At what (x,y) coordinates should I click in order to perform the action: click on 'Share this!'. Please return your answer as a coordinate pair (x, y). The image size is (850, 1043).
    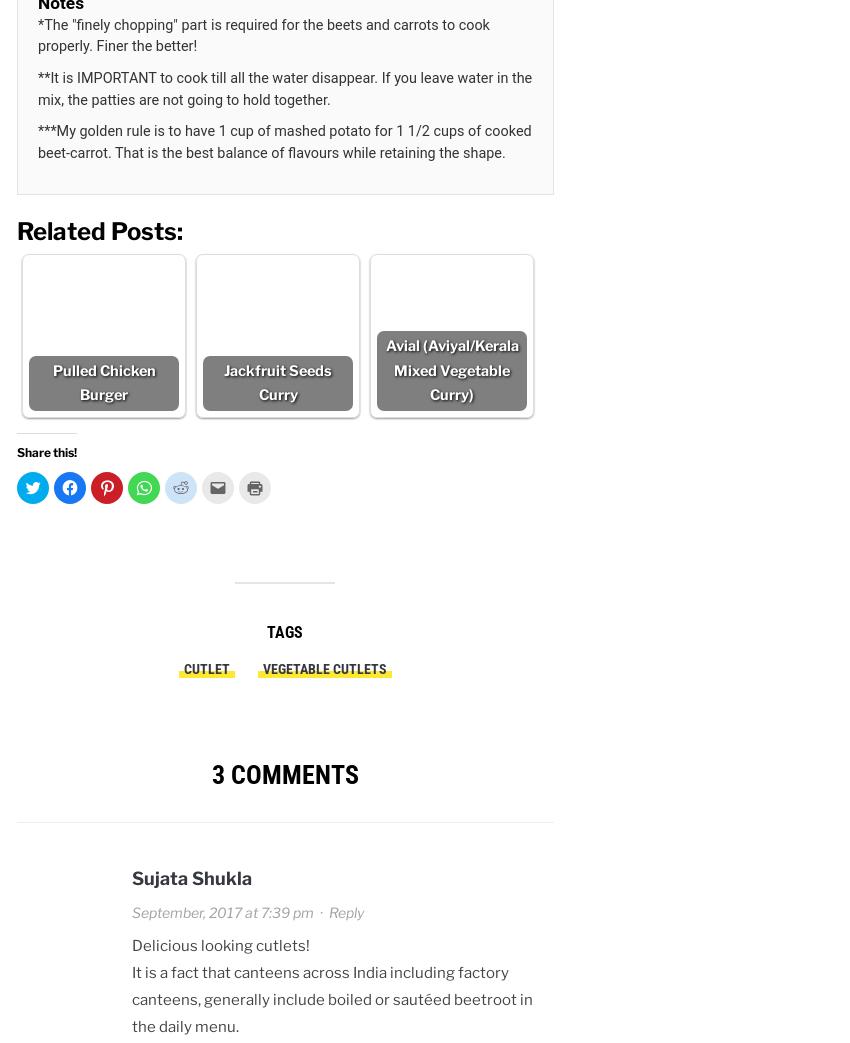
    Looking at the image, I should click on (16, 450).